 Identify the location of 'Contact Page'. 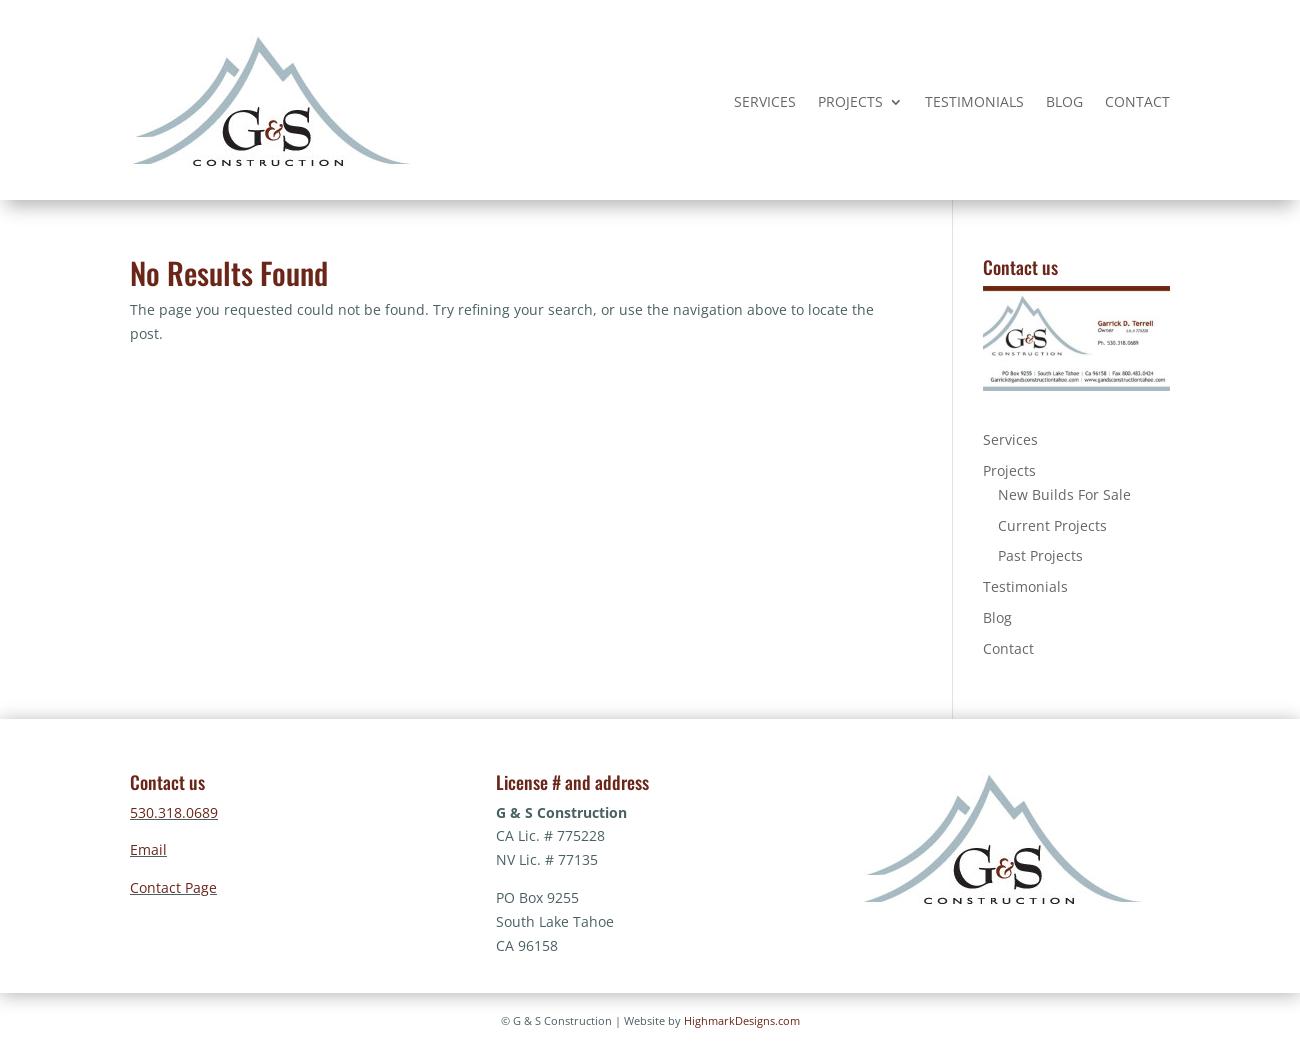
(173, 886).